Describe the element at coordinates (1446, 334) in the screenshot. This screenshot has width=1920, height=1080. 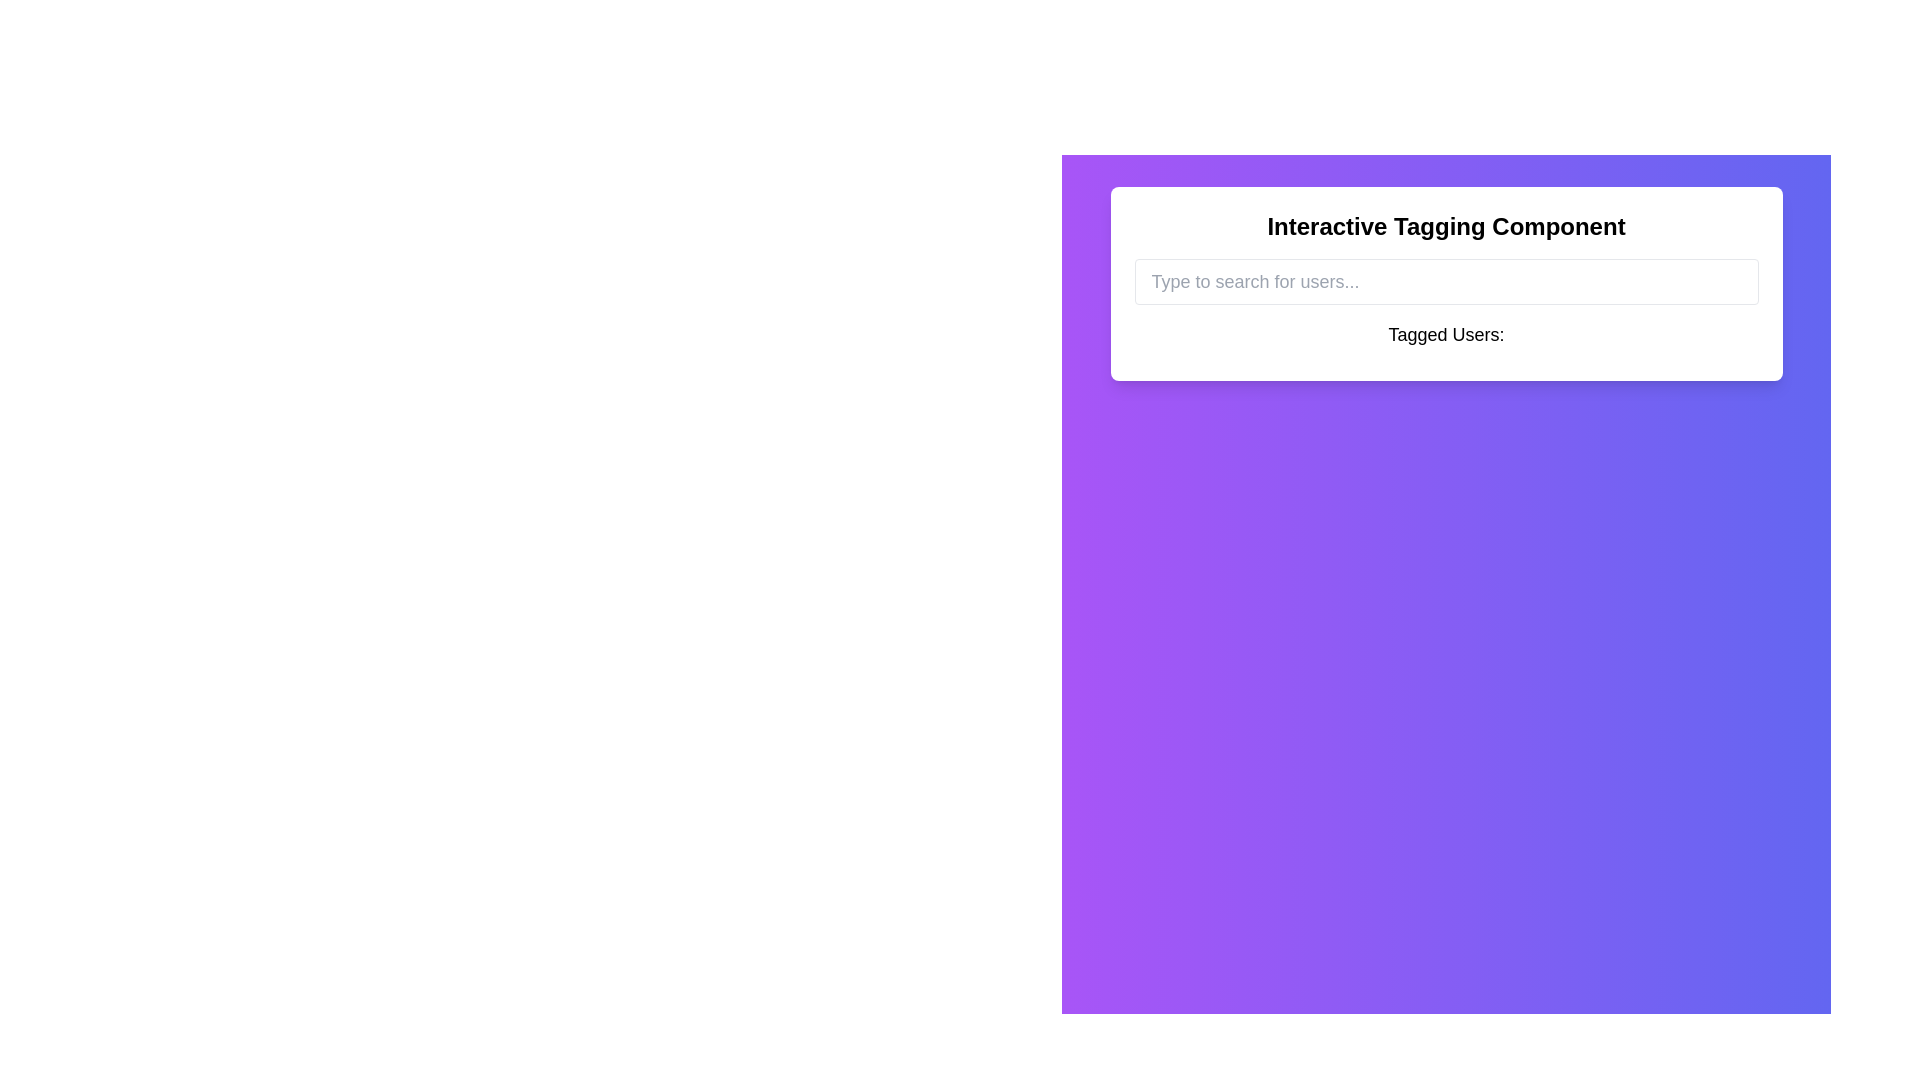
I see `the text label displaying 'Tagged Users:', which is centrally aligned below the 'Type to search for users...' input field` at that location.